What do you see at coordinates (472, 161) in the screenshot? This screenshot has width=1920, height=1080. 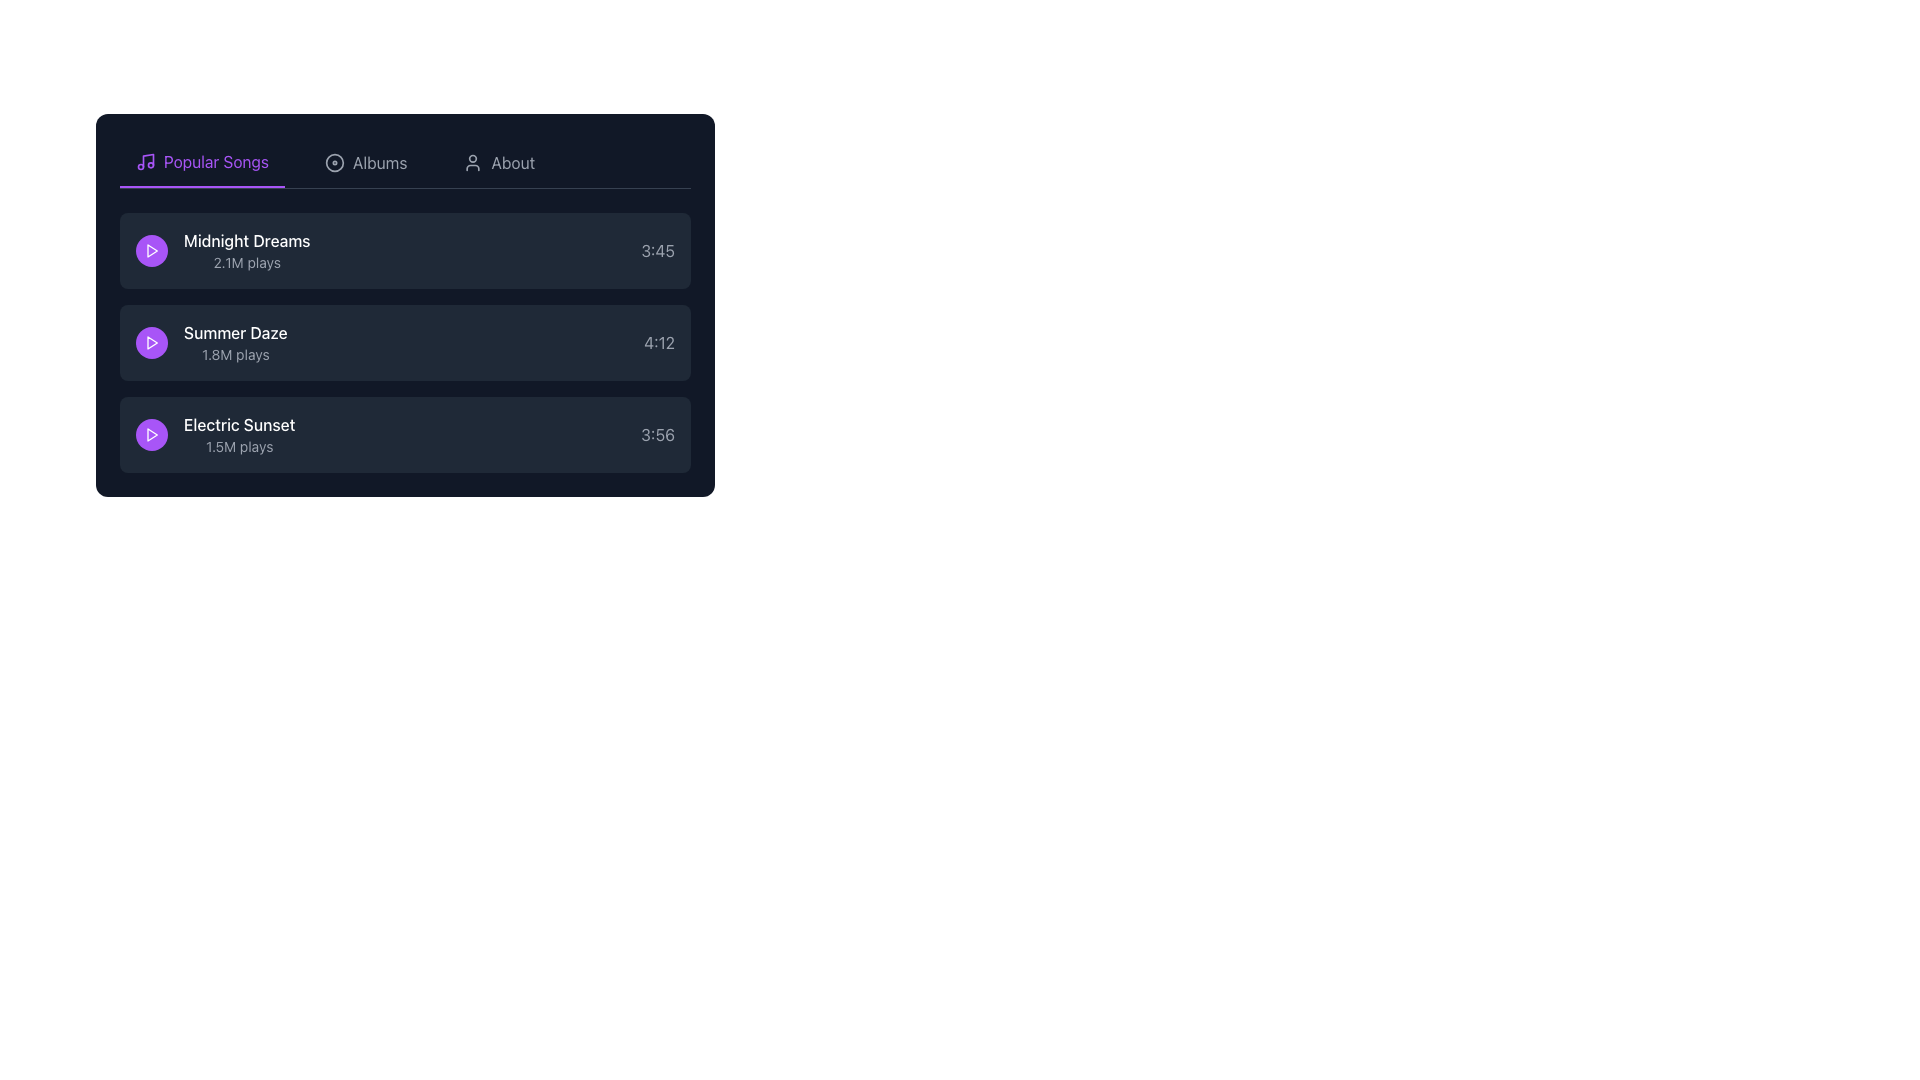 I see `the user profile icon preceding the label 'About' to view more options` at bounding box center [472, 161].